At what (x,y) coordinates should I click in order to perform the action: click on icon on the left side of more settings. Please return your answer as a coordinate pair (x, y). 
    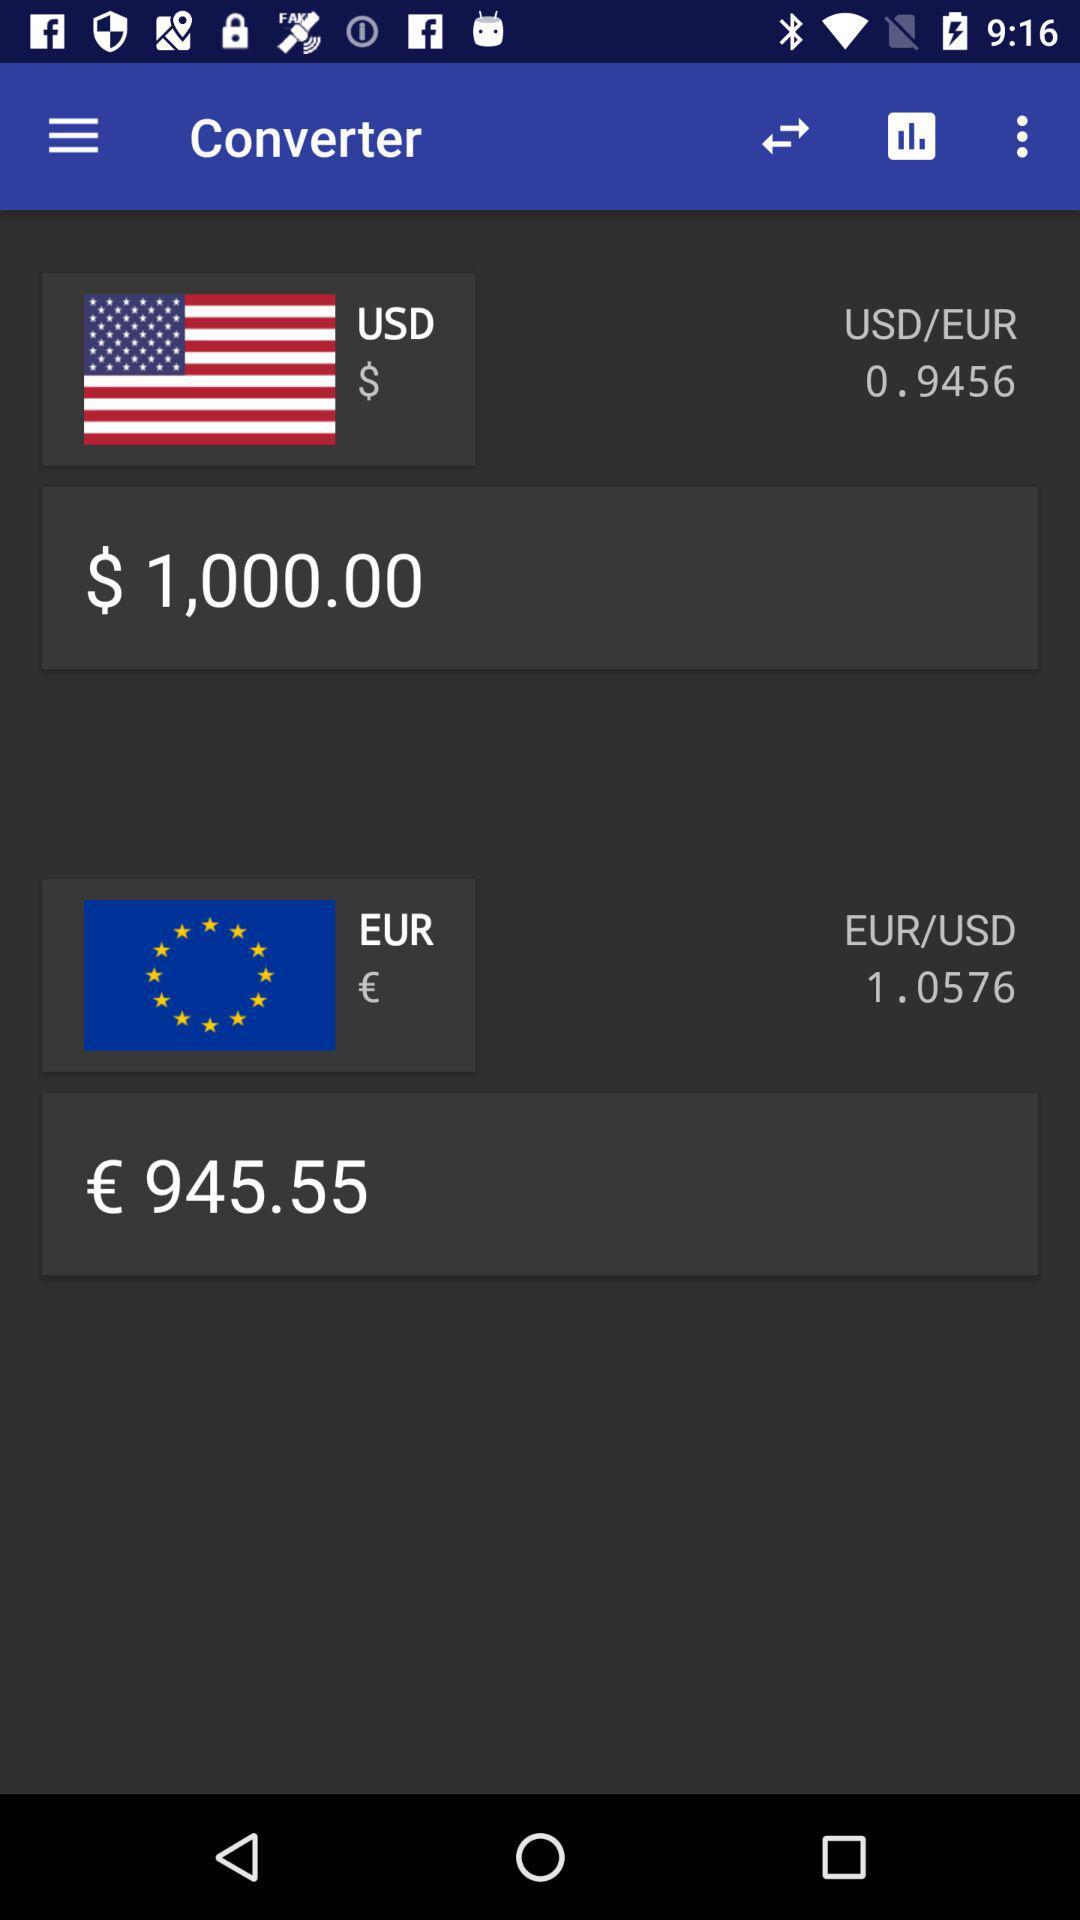
    Looking at the image, I should click on (911, 136).